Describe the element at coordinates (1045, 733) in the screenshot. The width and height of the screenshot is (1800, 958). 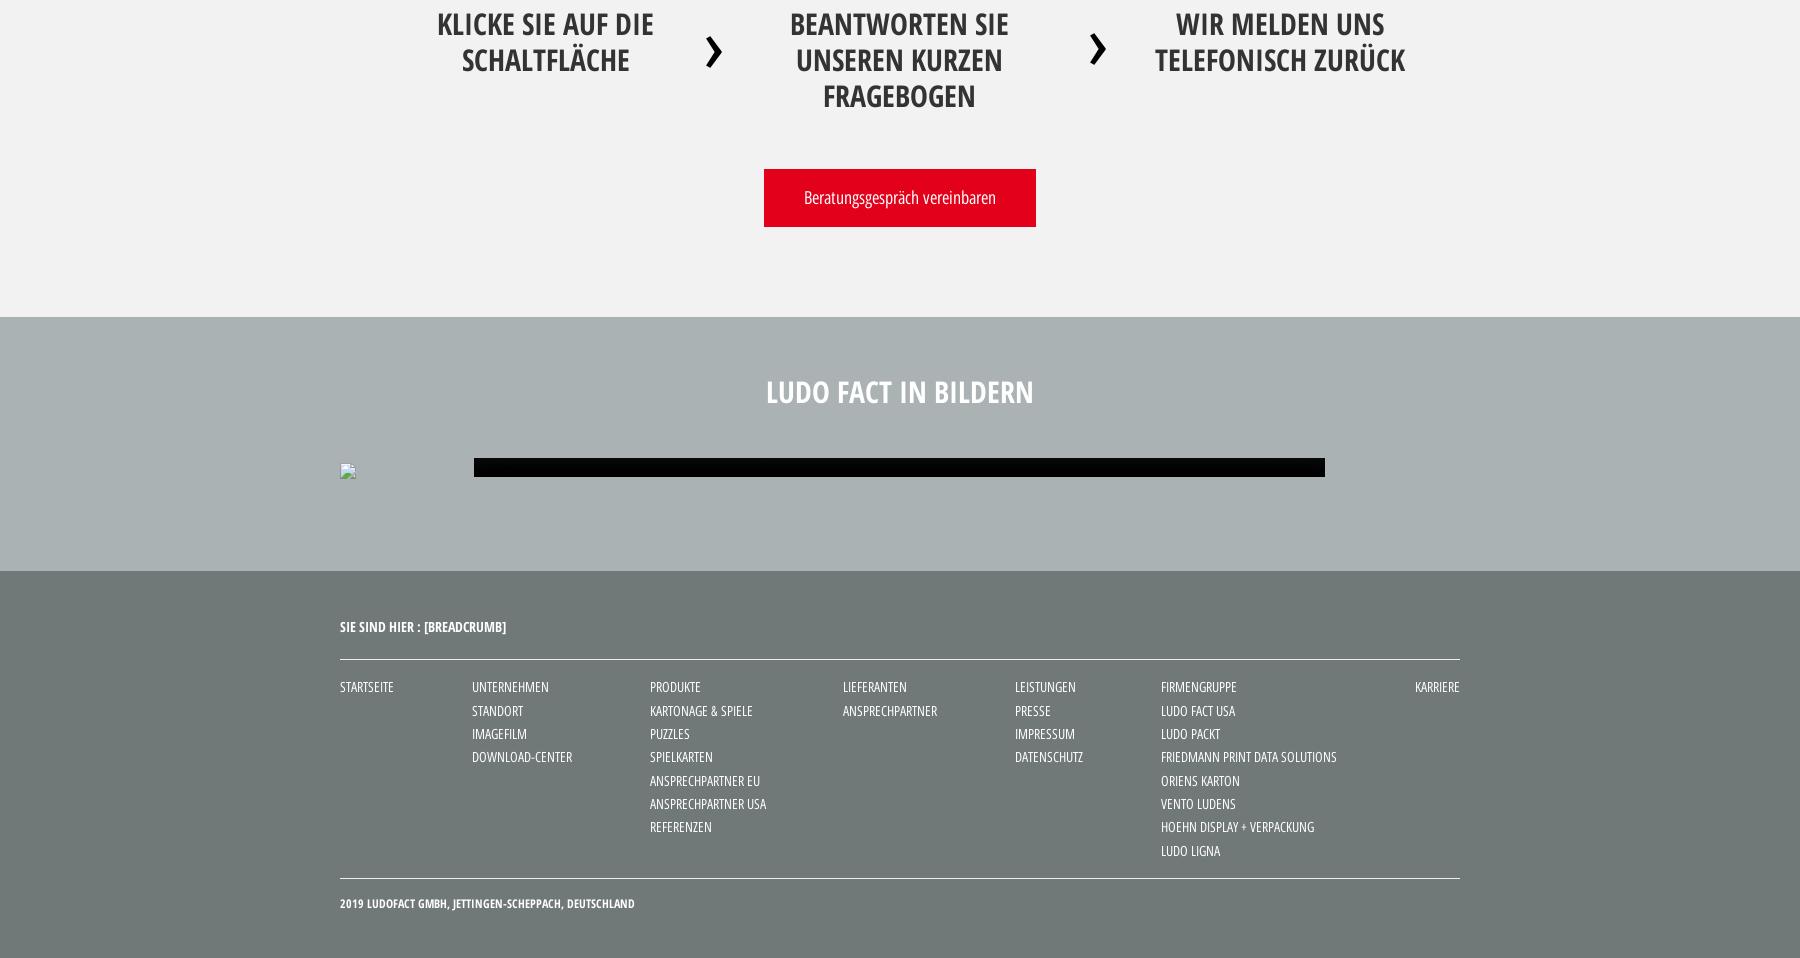
I see `'Impressum'` at that location.